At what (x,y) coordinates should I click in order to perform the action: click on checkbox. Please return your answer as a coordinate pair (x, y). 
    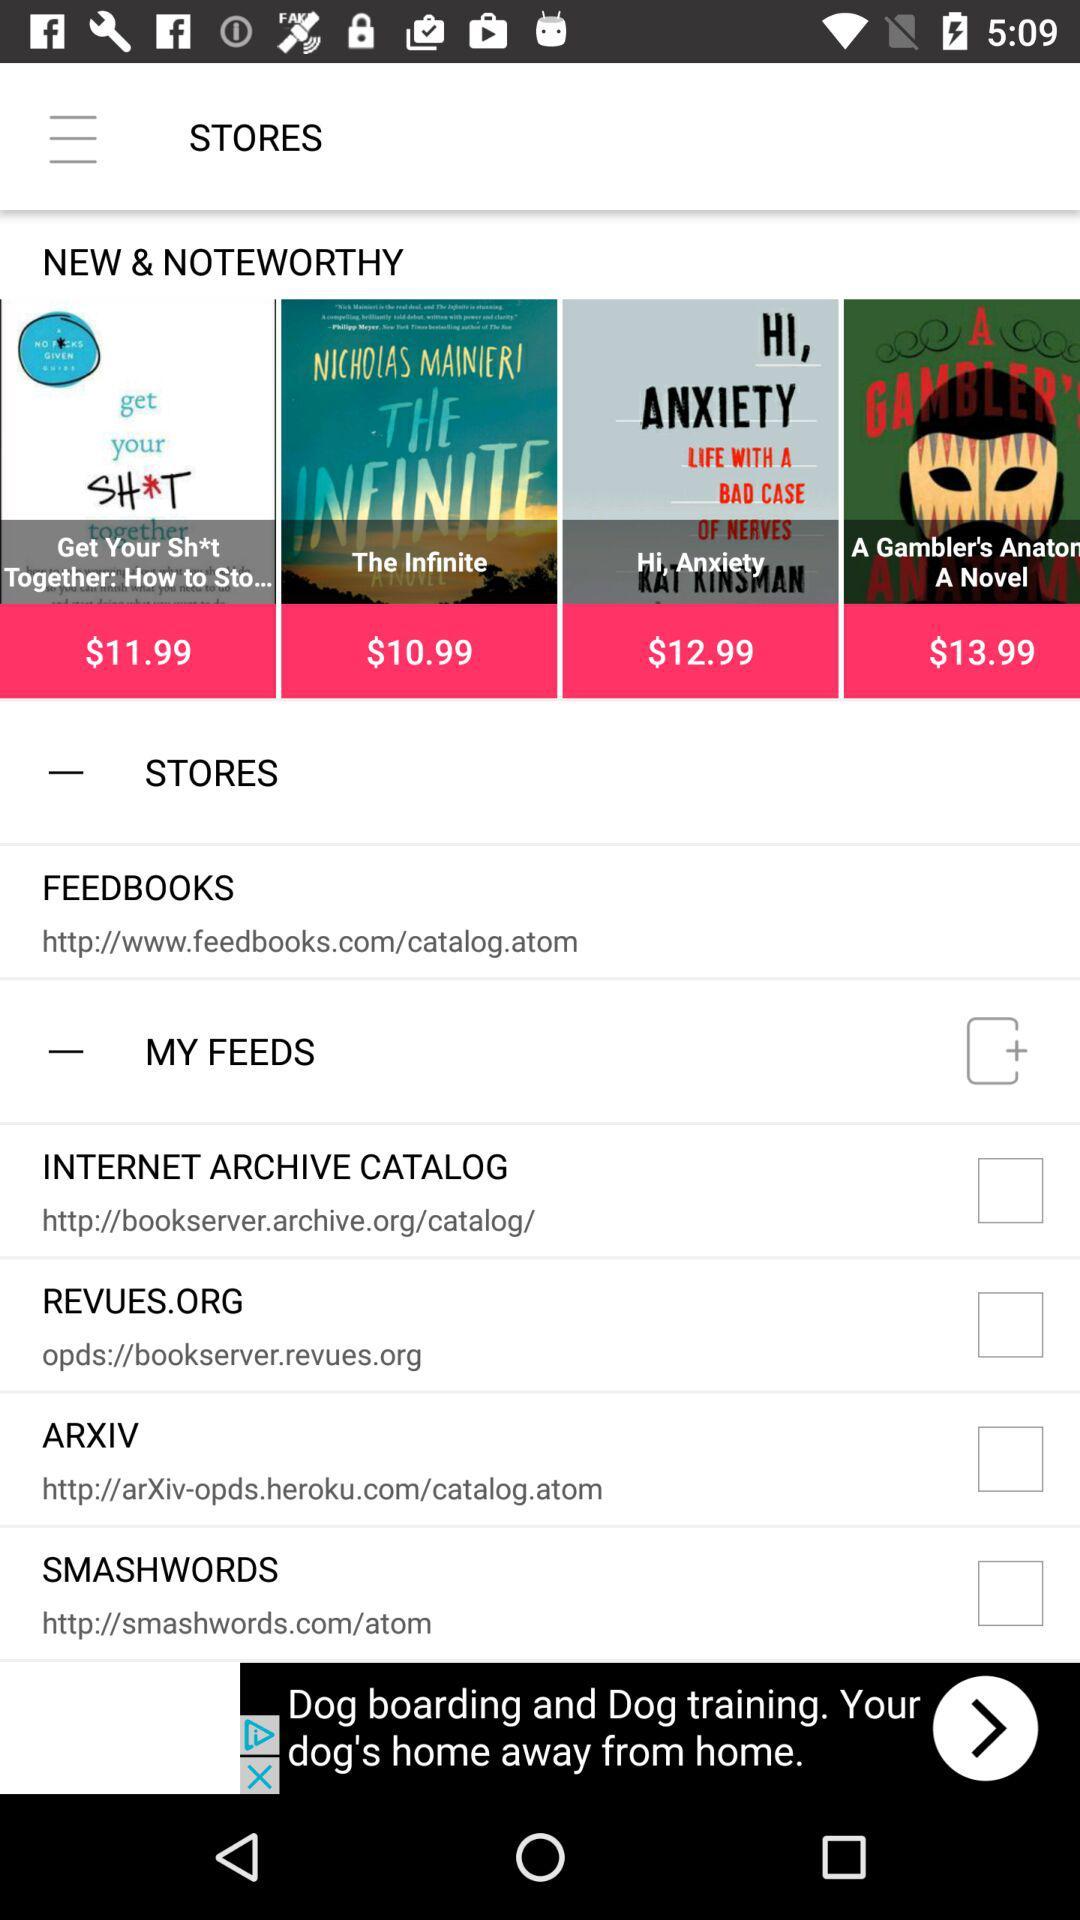
    Looking at the image, I should click on (1029, 1324).